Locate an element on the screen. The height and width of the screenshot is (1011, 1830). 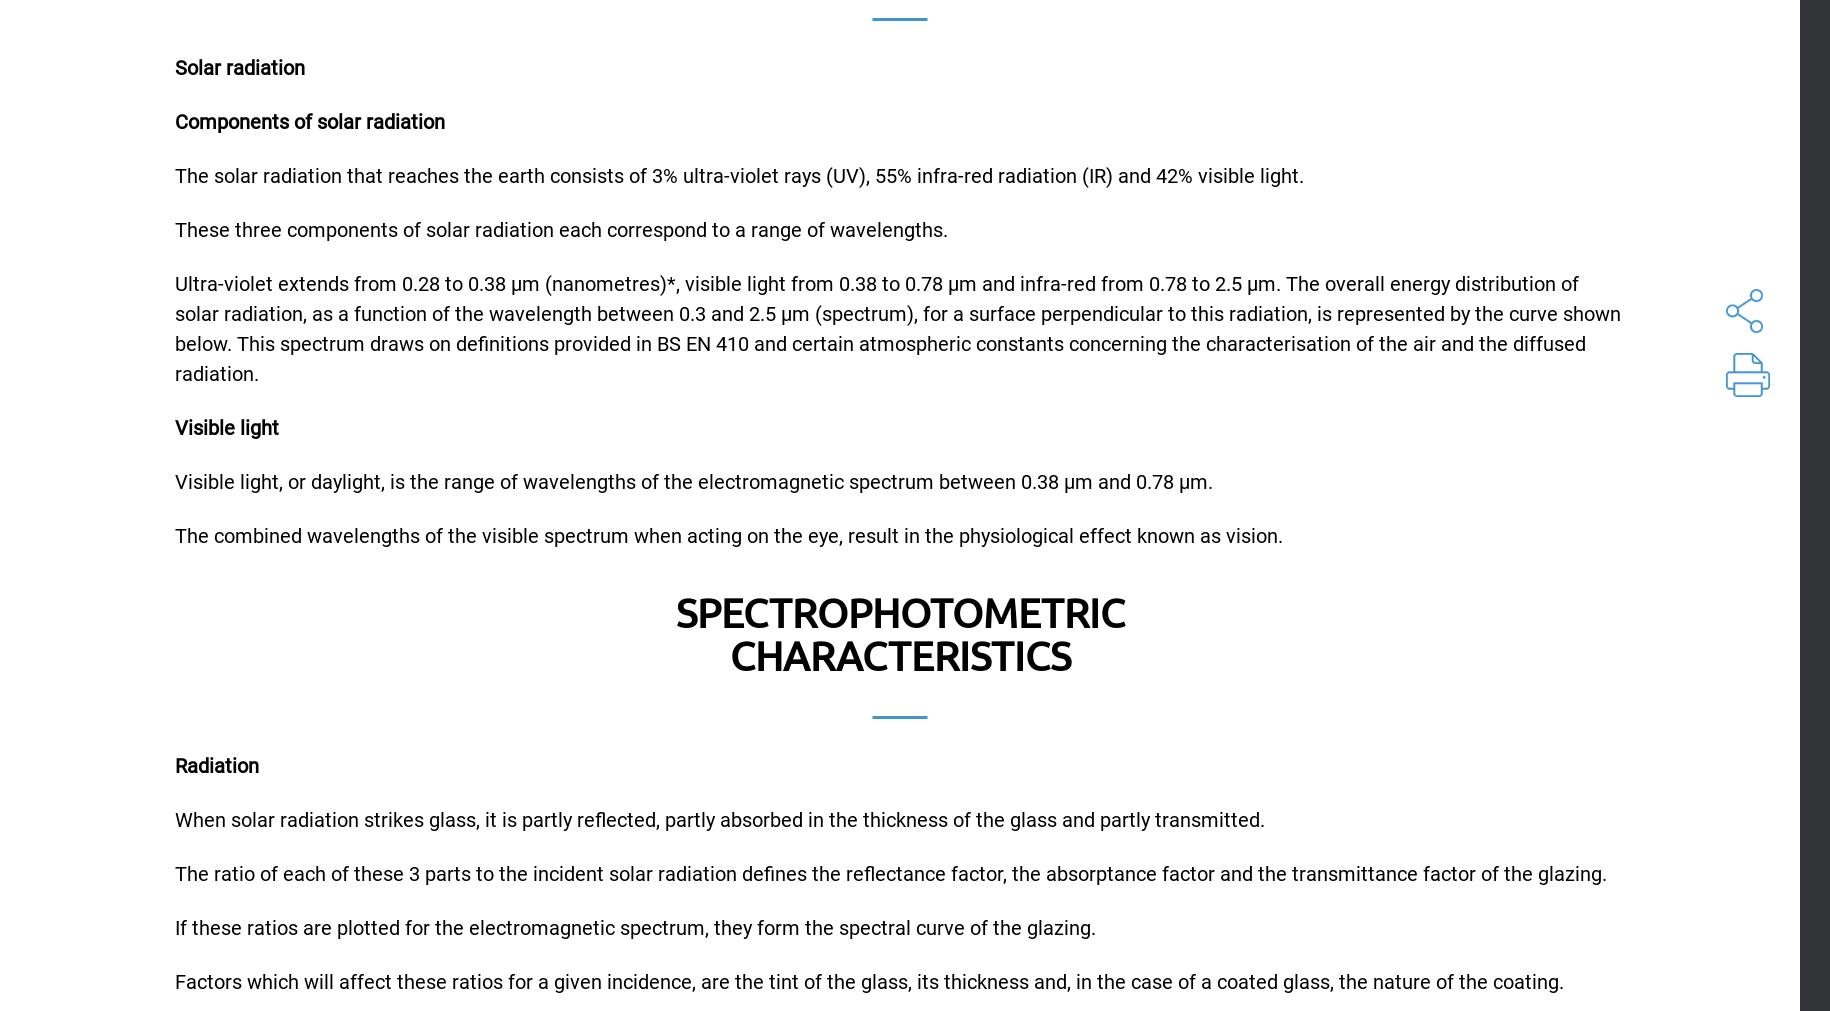
'Factors which will affect these ratios for a given incidence, are the tint of the glass, its thickness and, in the case of a coated glass, the nature of the coating.' is located at coordinates (869, 980).